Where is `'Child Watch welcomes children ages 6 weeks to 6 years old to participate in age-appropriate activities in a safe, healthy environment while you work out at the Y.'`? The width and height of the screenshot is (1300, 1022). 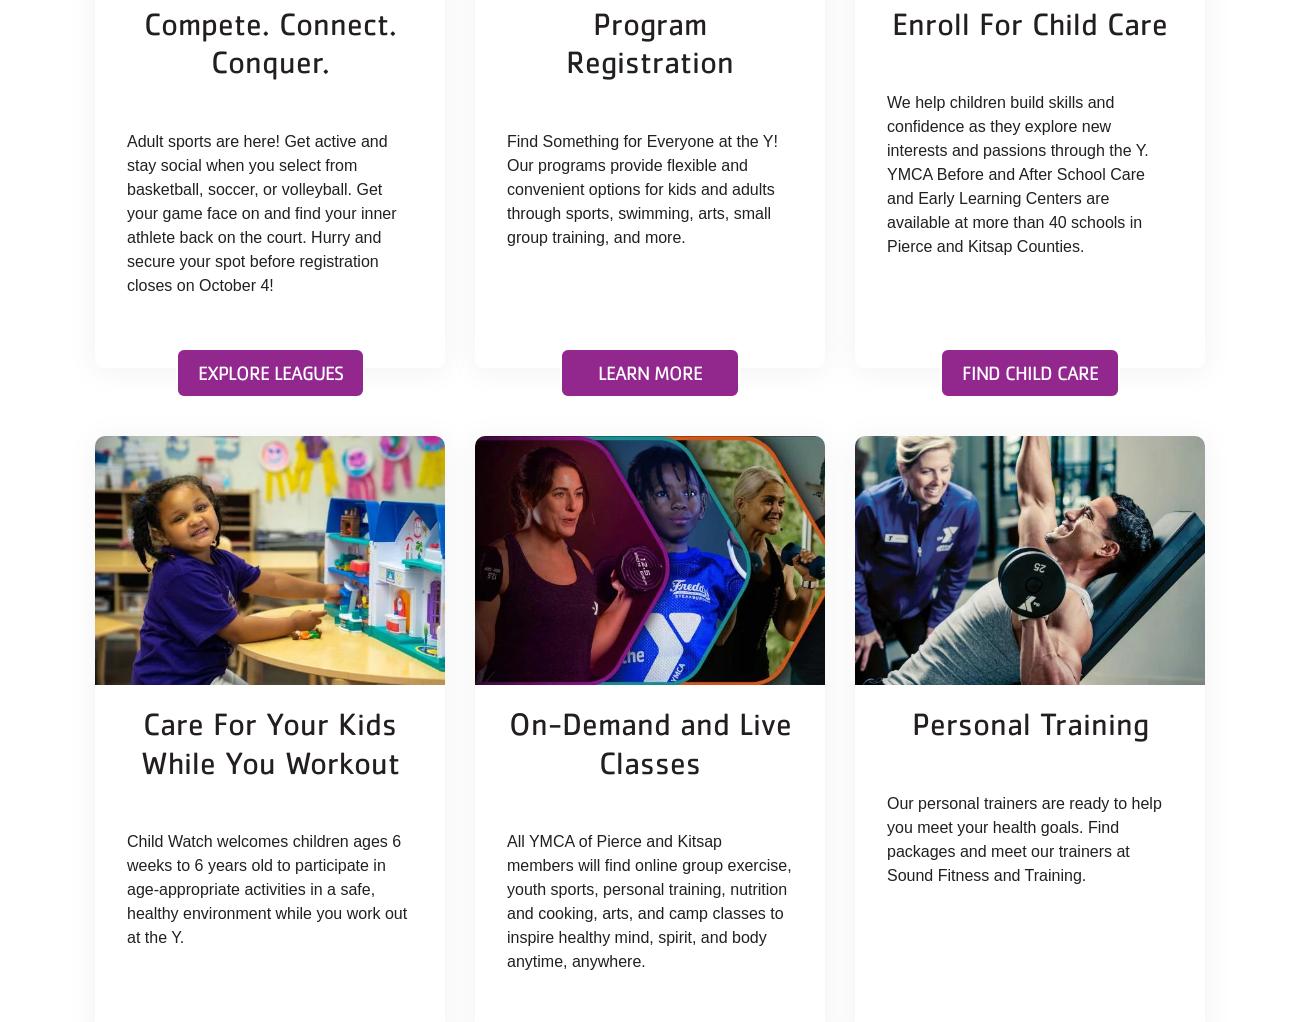
'Child Watch welcomes children ages 6 weeks to 6 years old to participate in age-appropriate activities in a safe, healthy environment while you work out at the Y.' is located at coordinates (266, 888).